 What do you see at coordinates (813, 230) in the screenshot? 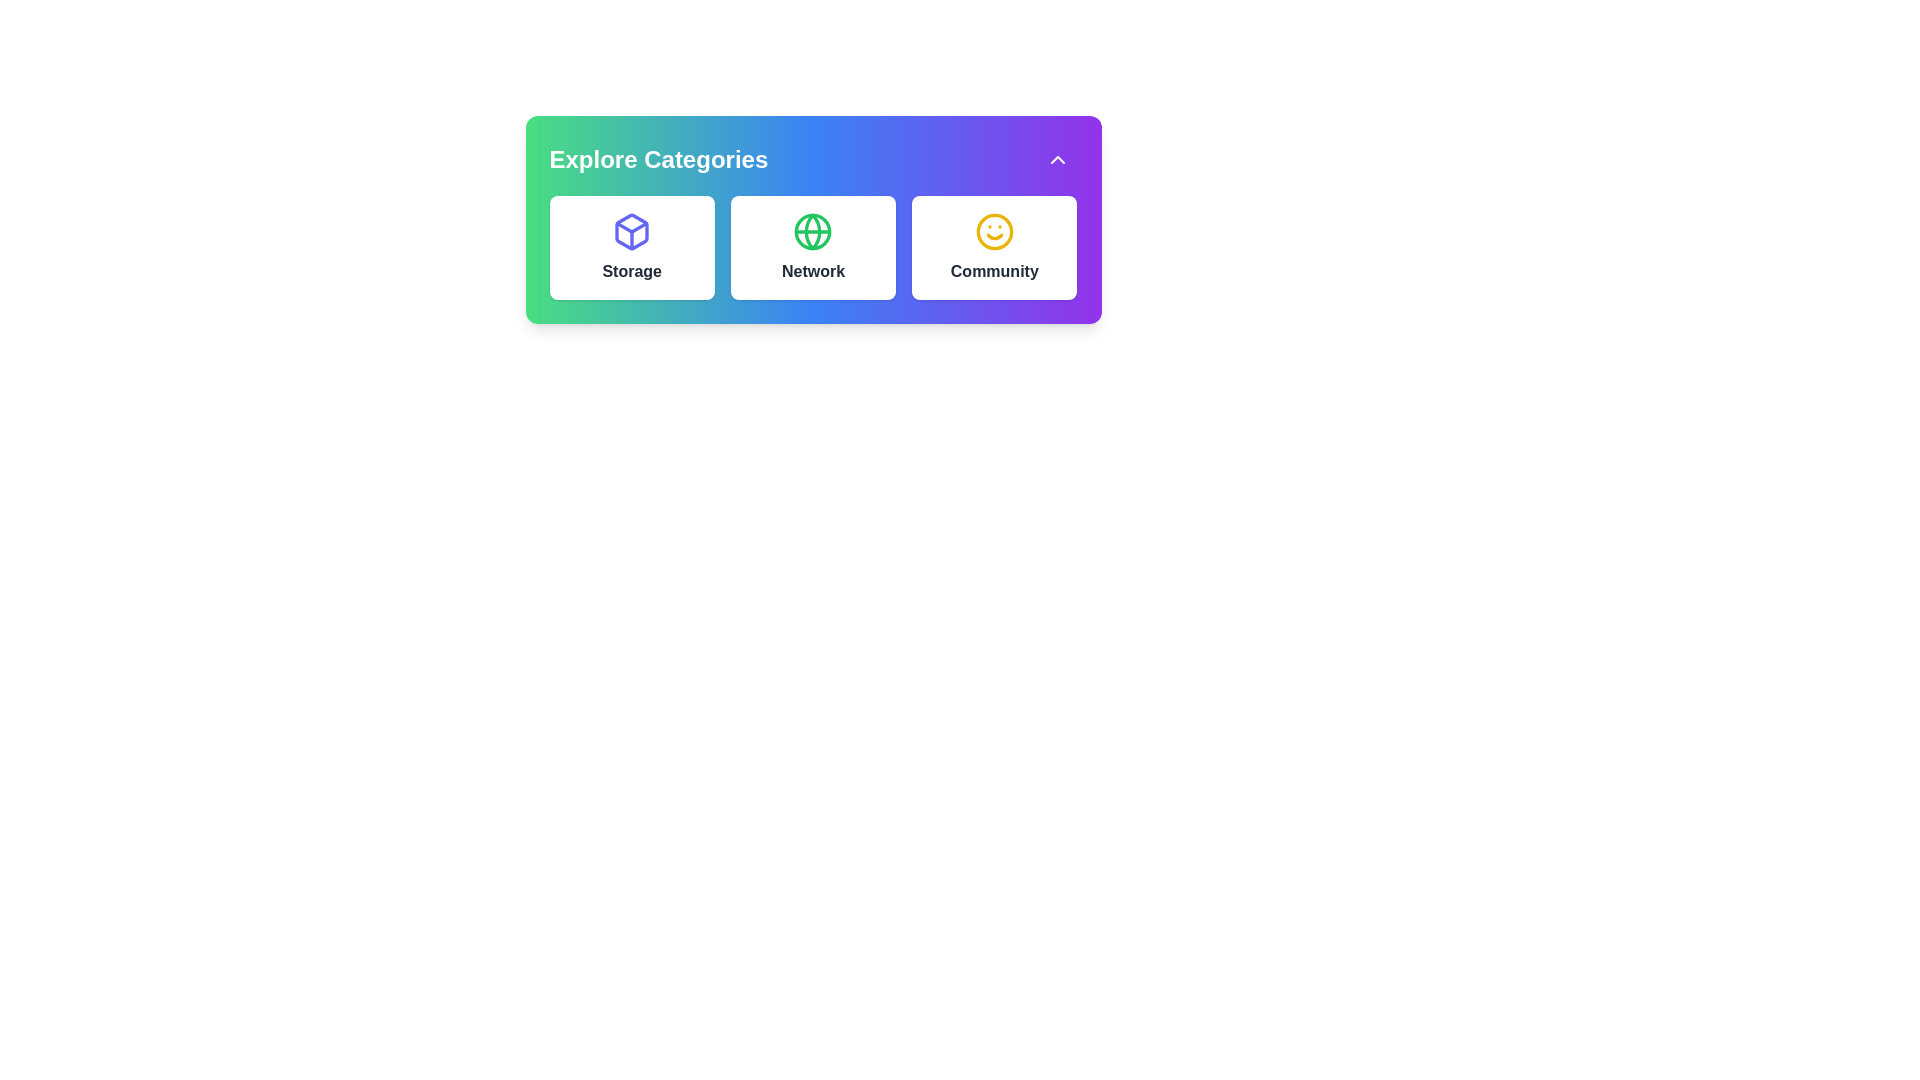
I see `the green circular graphical icon resembling a globe, which is centered in the 'Network' button located beneath the 'Explore Categories' heading` at bounding box center [813, 230].